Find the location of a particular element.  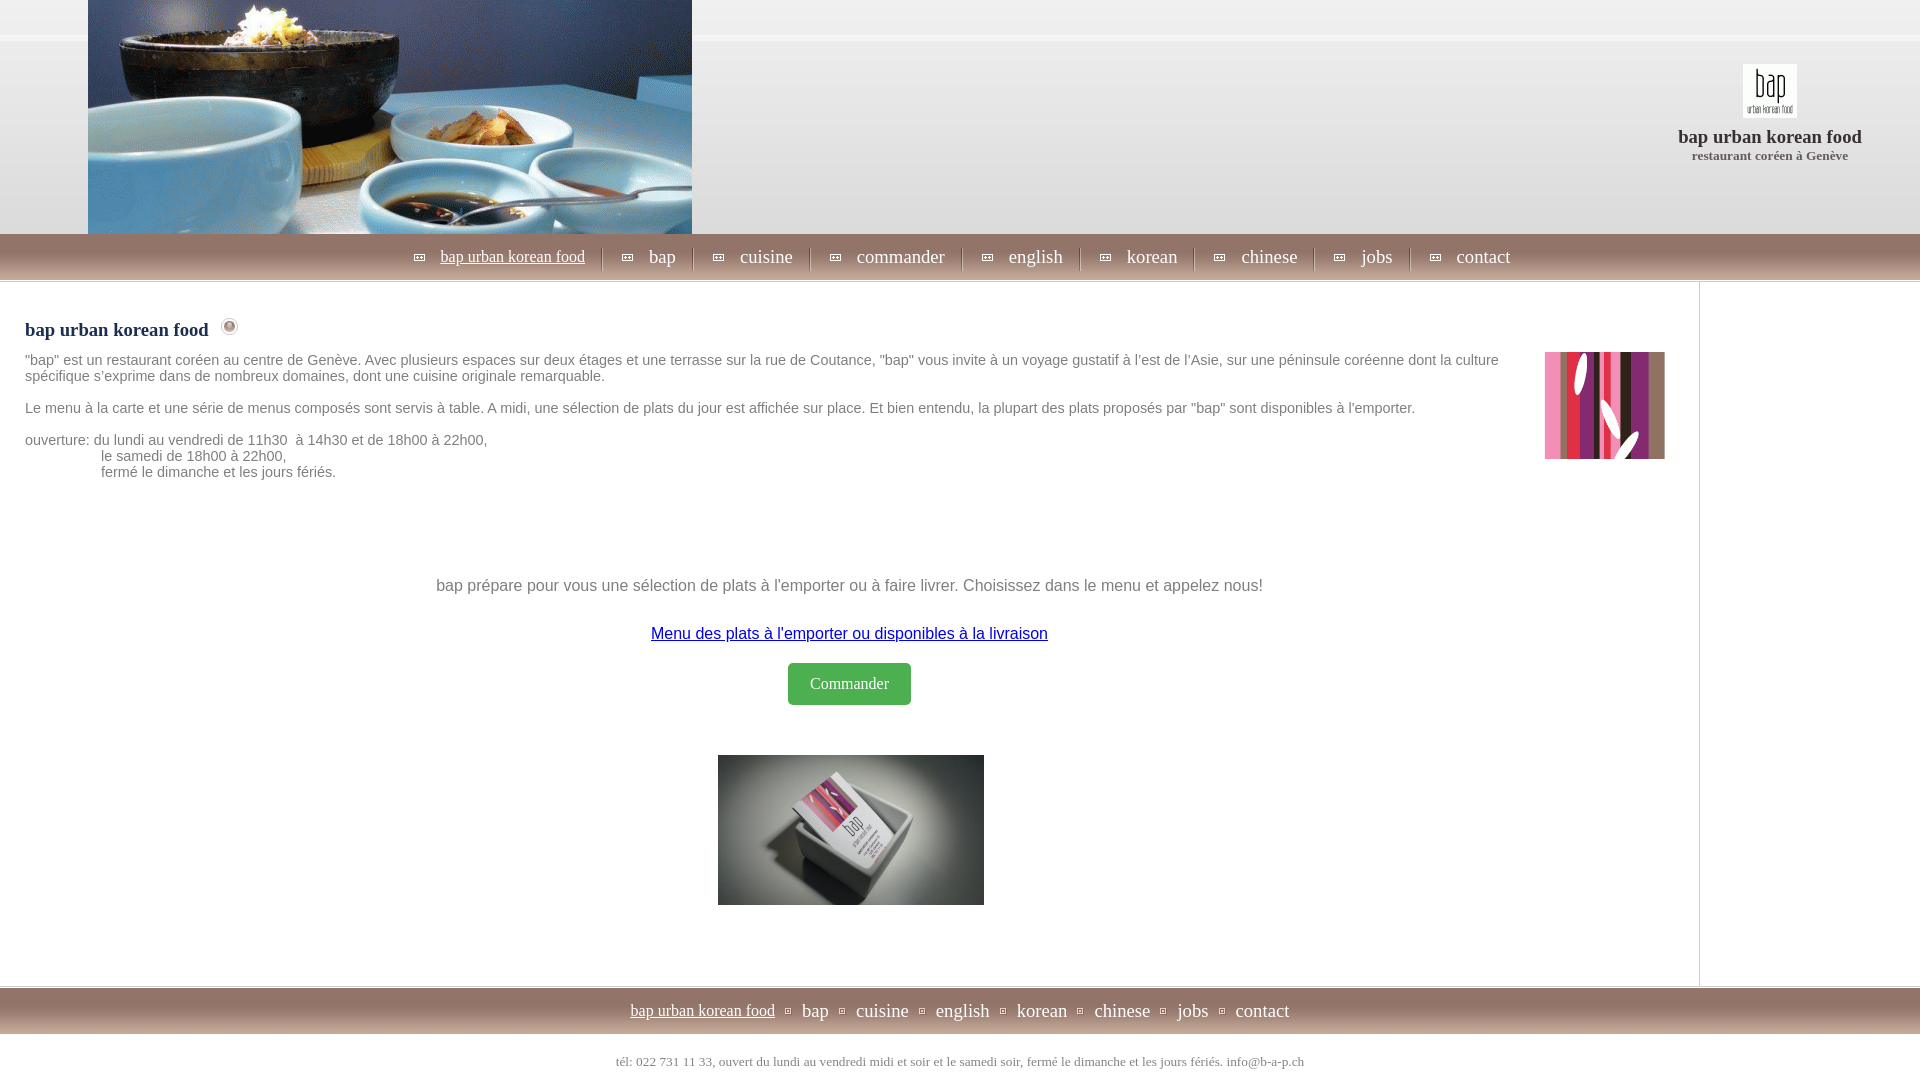

'Commander' is located at coordinates (786, 682).